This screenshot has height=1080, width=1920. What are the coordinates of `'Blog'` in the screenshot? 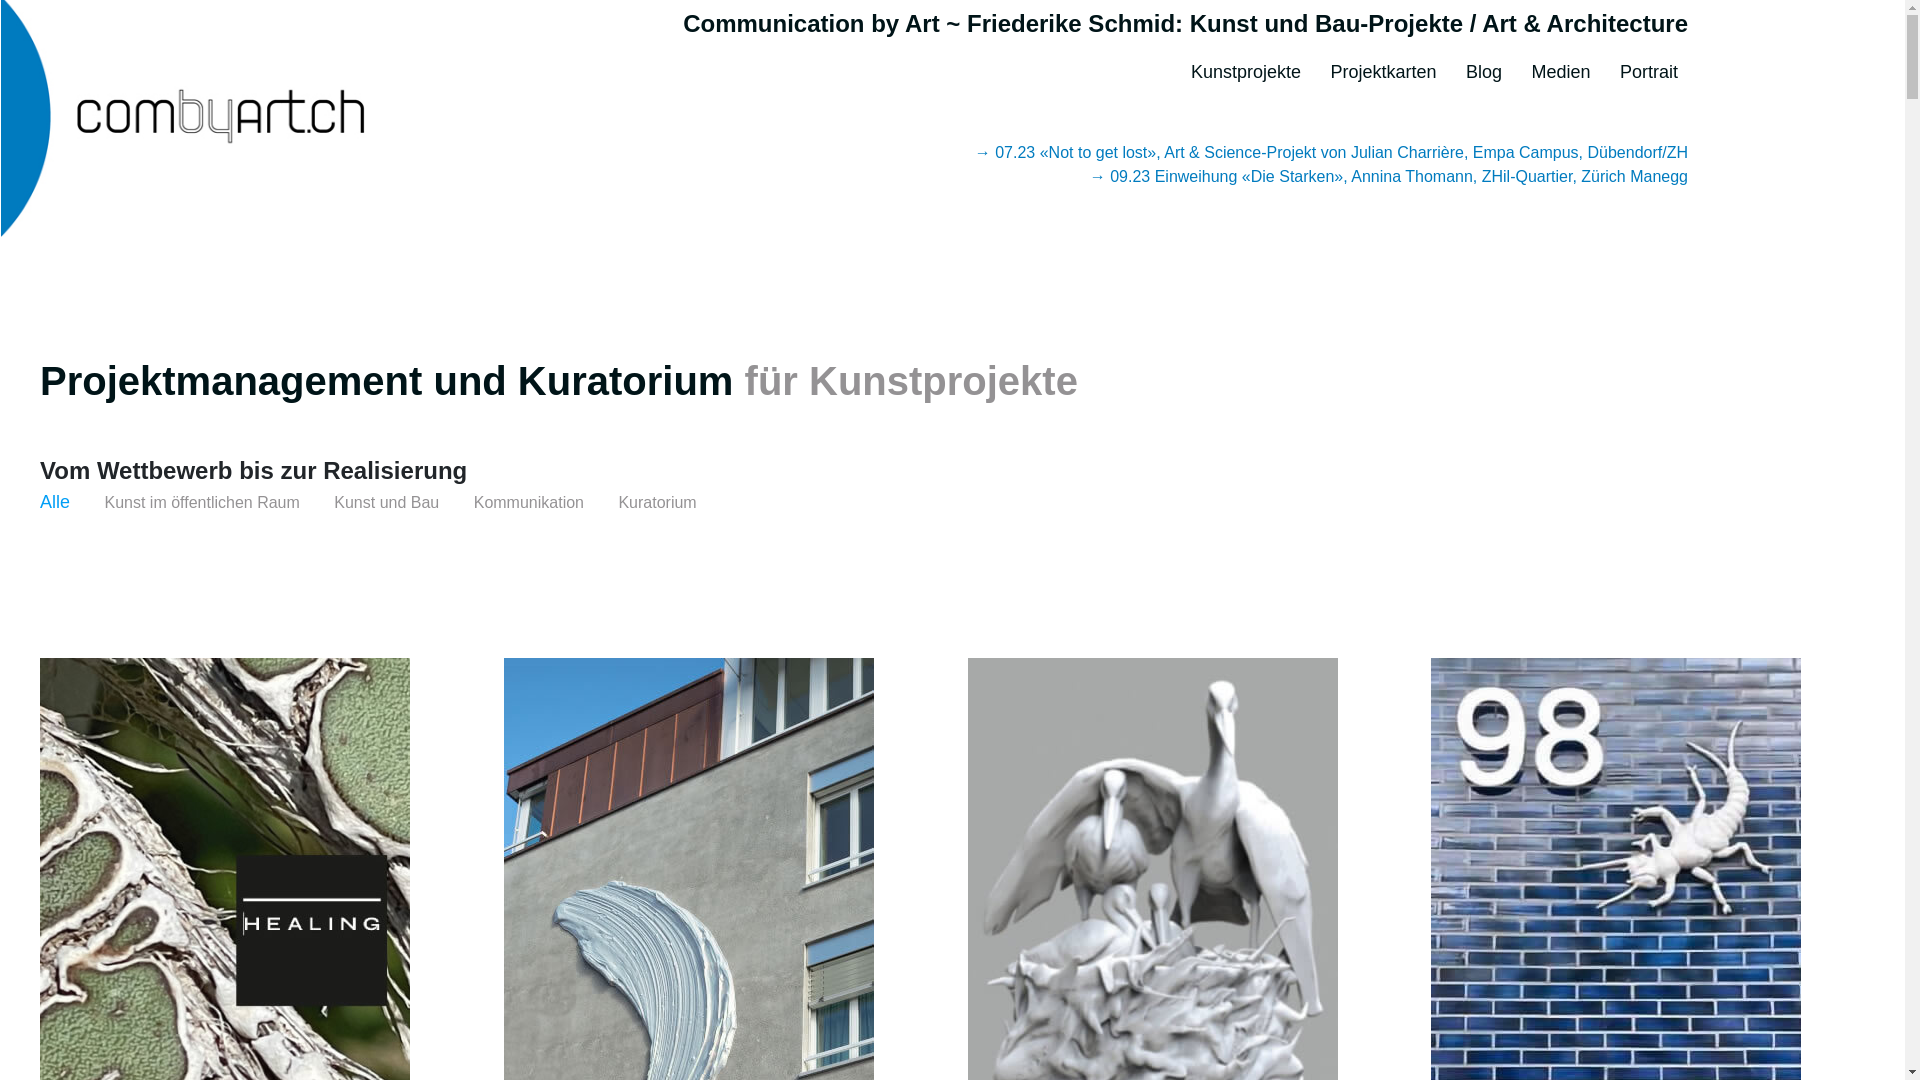 It's located at (1483, 64).